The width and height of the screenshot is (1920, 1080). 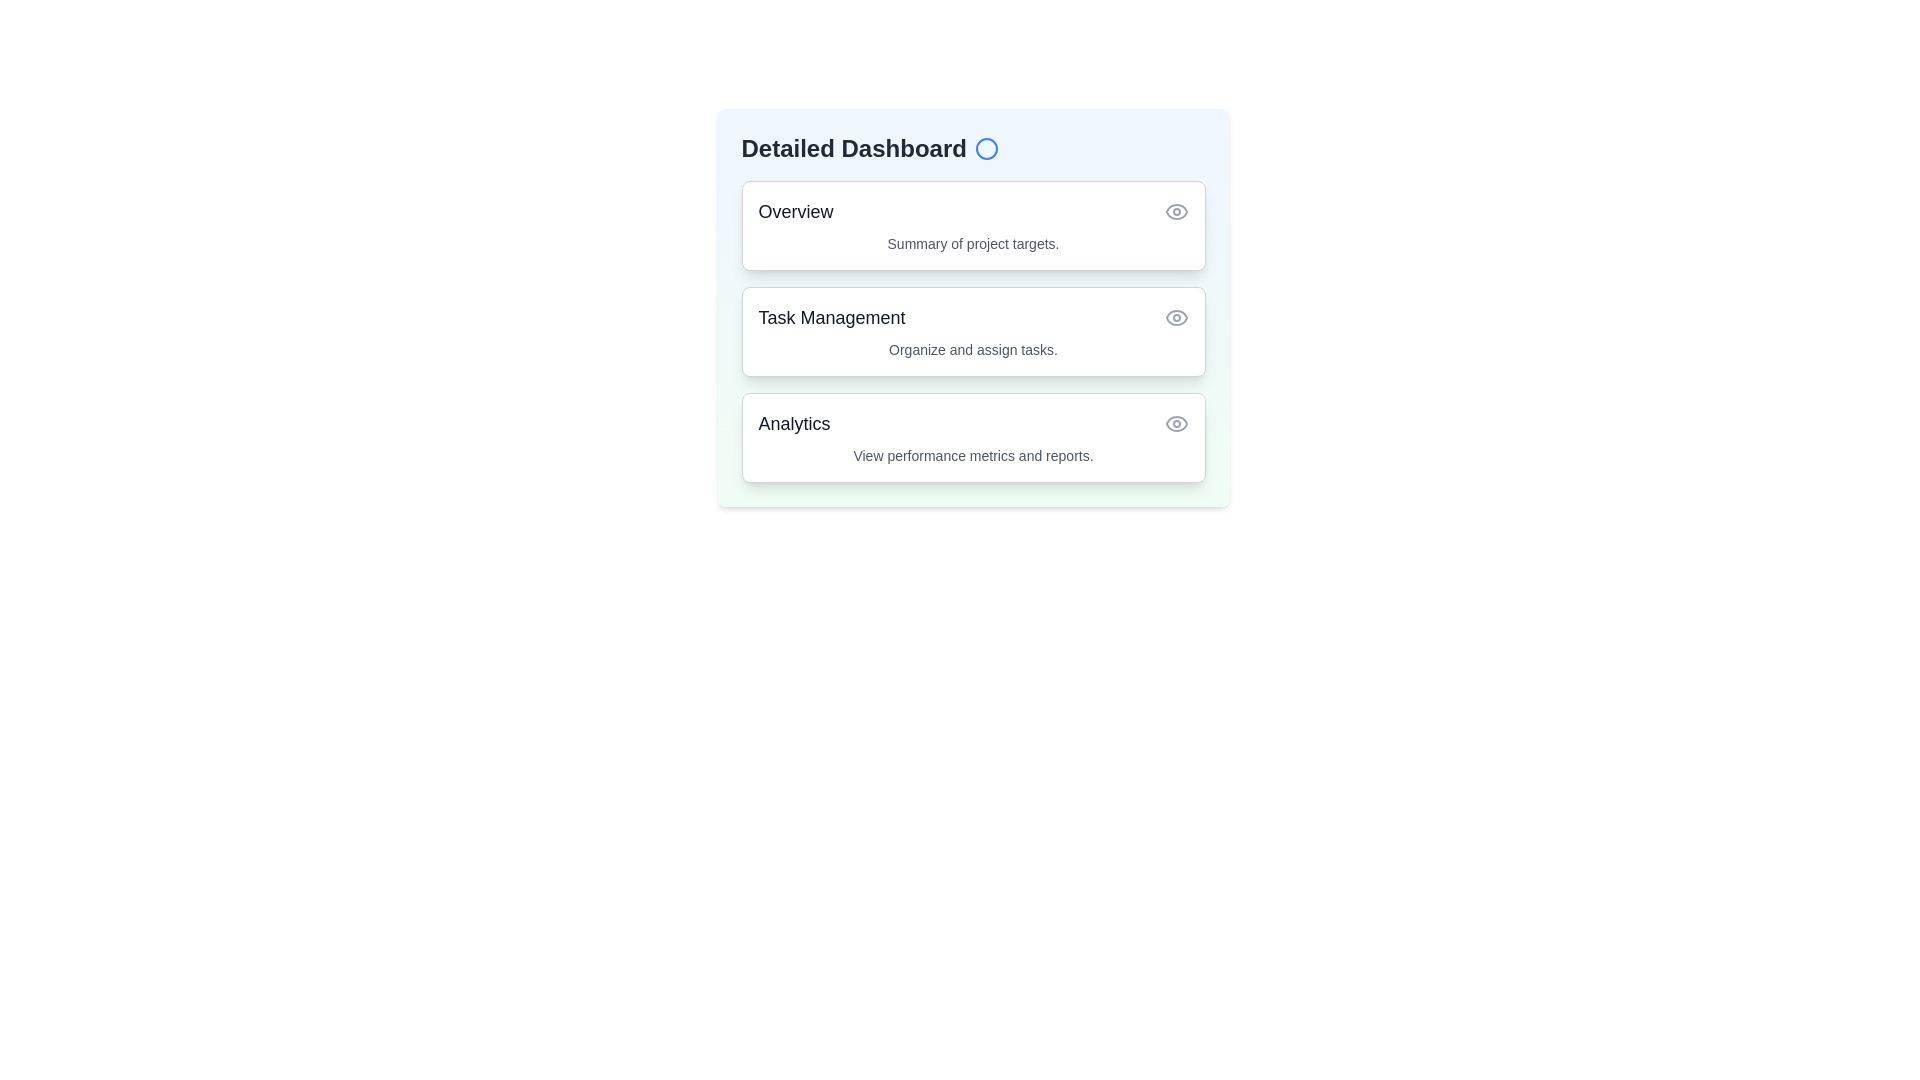 What do you see at coordinates (973, 330) in the screenshot?
I see `the item Task Management to observe its hover effect` at bounding box center [973, 330].